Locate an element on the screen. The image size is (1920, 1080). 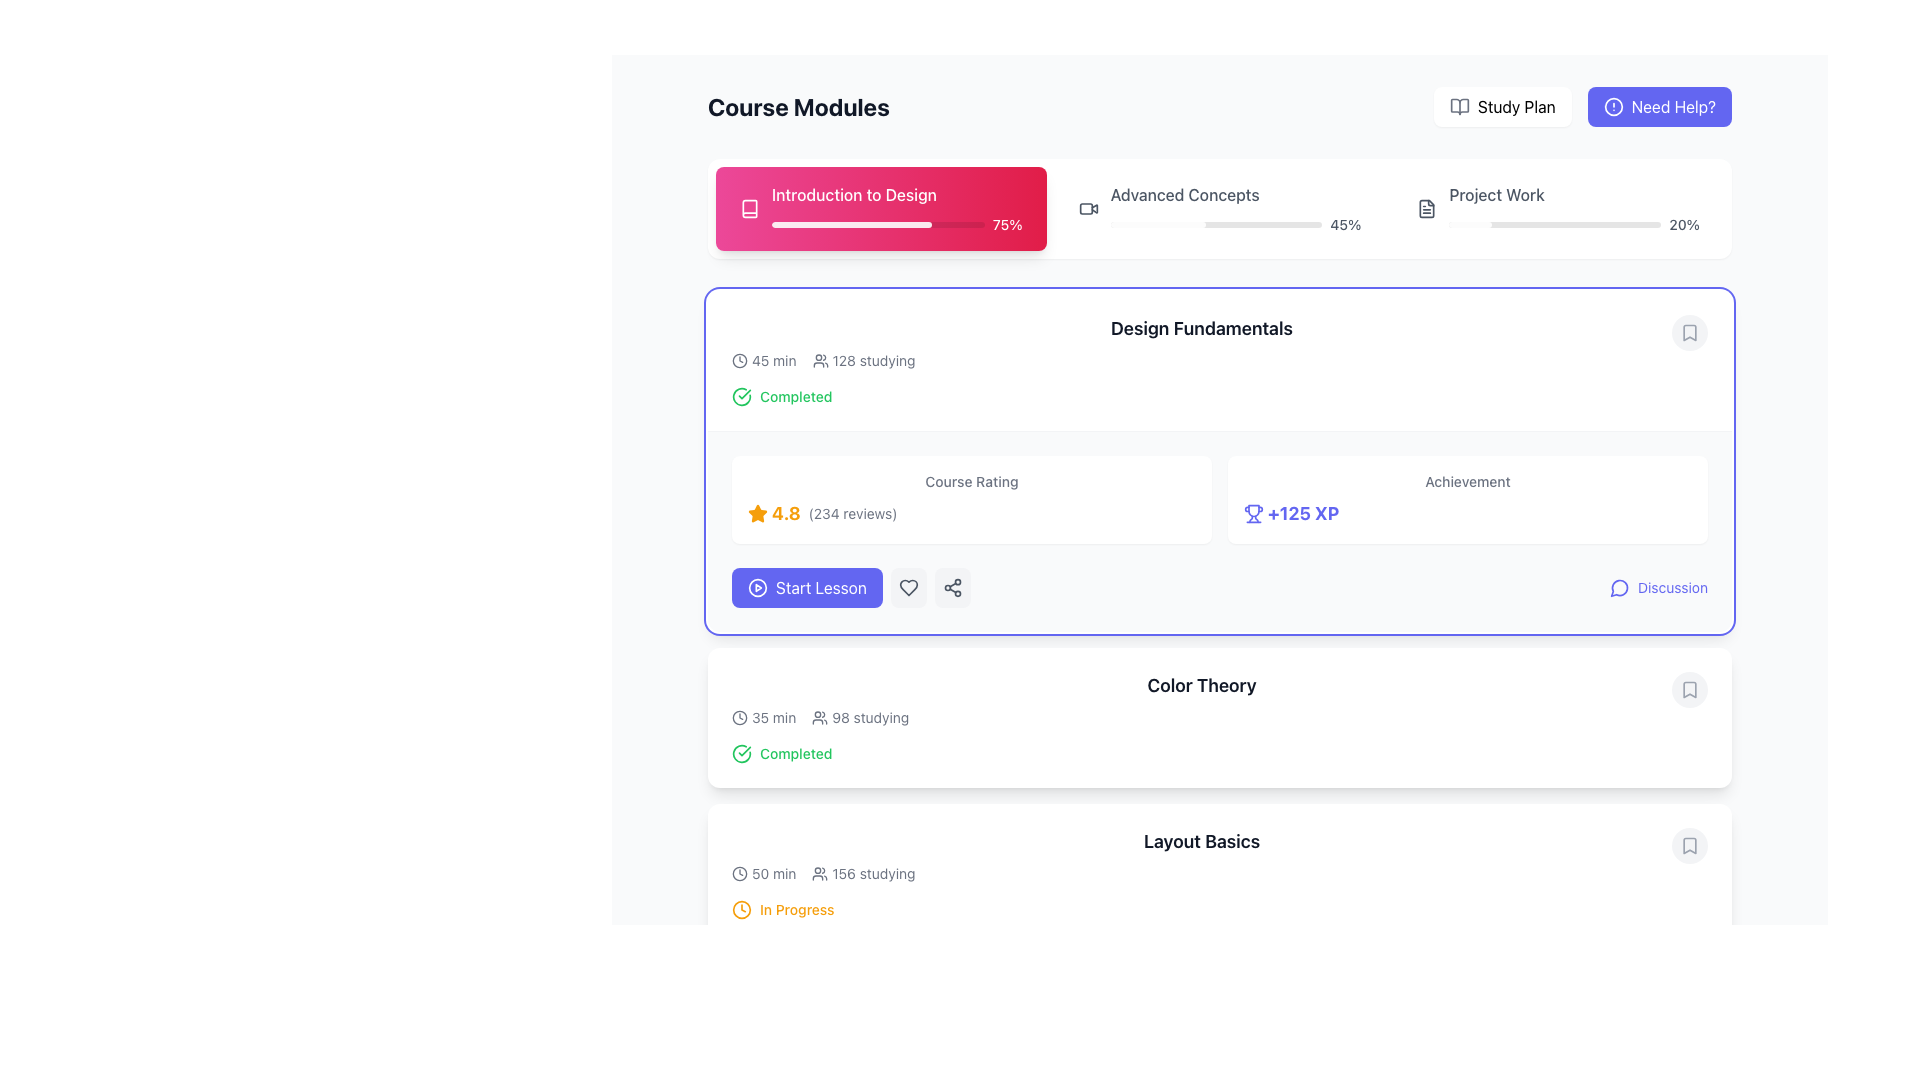
the video-related icon located within the 'Advanced Concepts' section is located at coordinates (1087, 208).